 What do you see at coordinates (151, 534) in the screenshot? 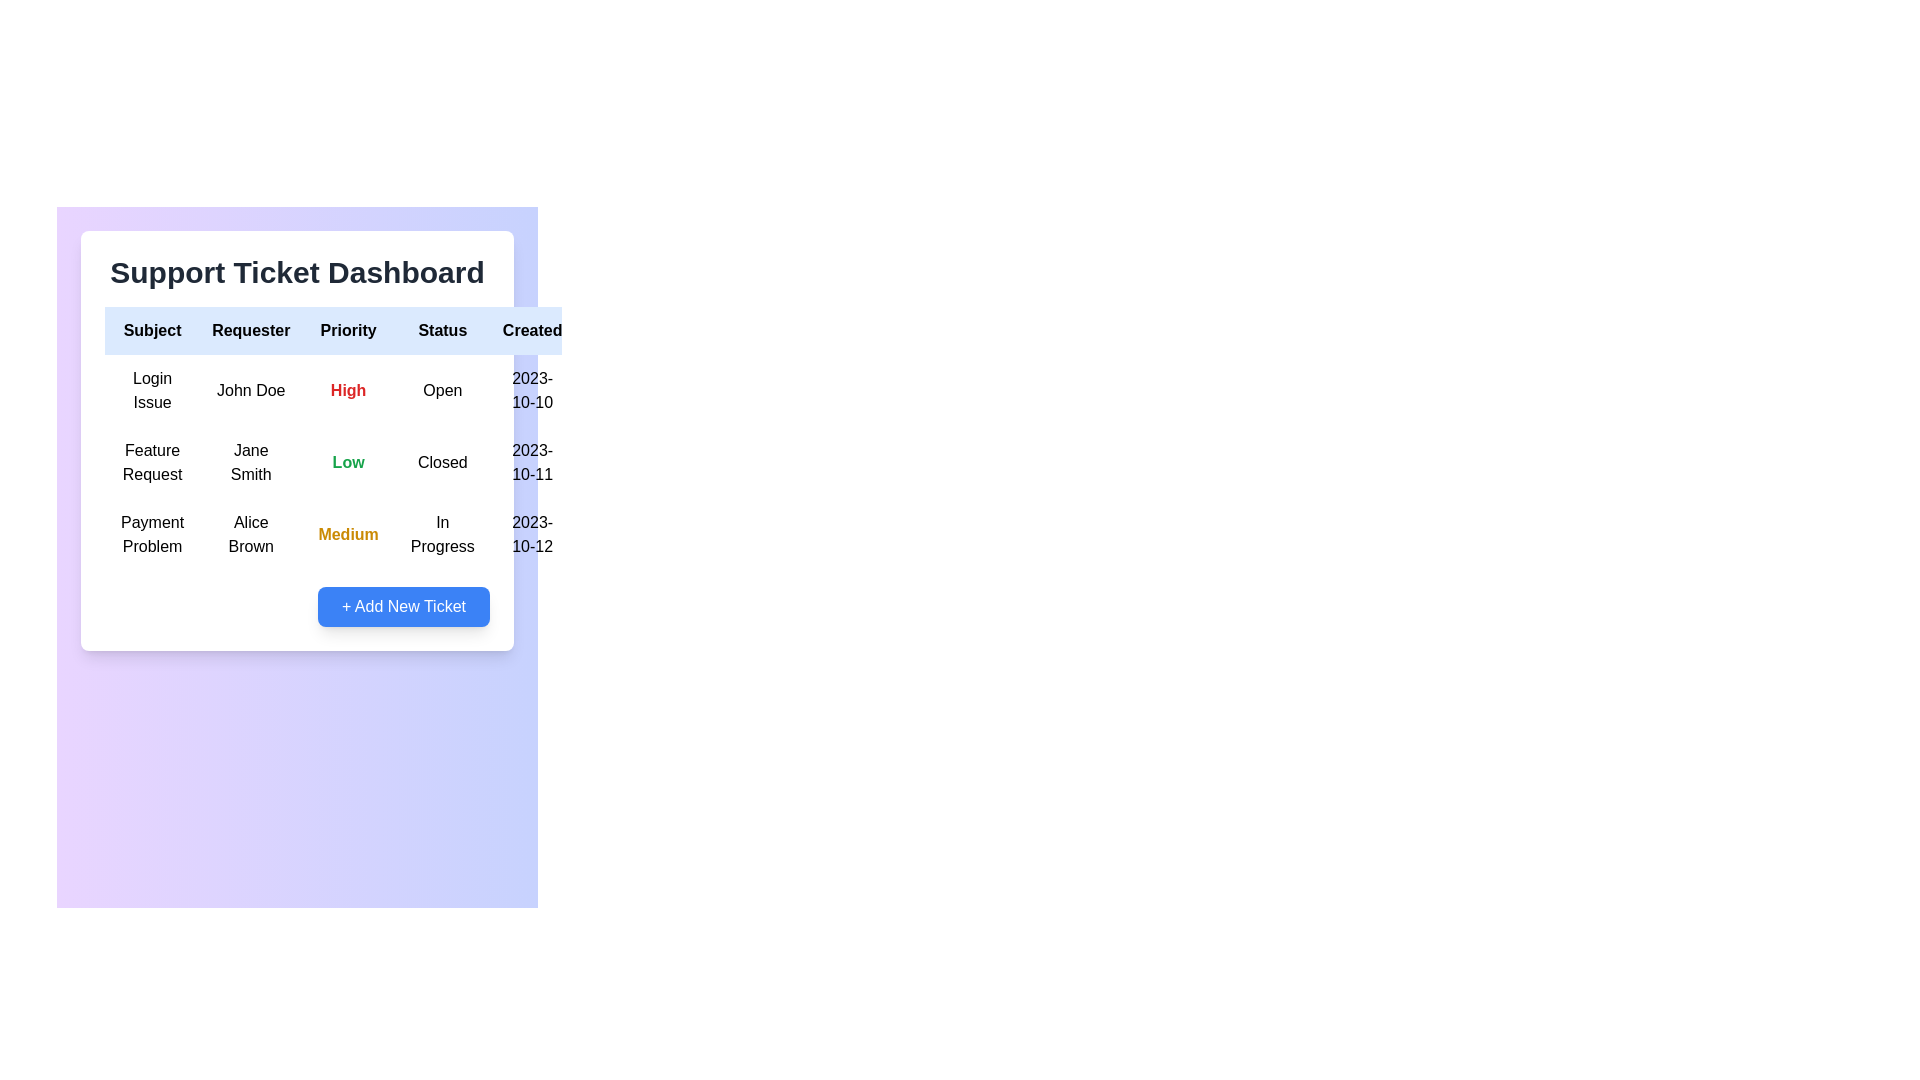
I see `the 'Payment Problem' text label located in the 'Subject' column of the support ticket table, specifically in the third row` at bounding box center [151, 534].